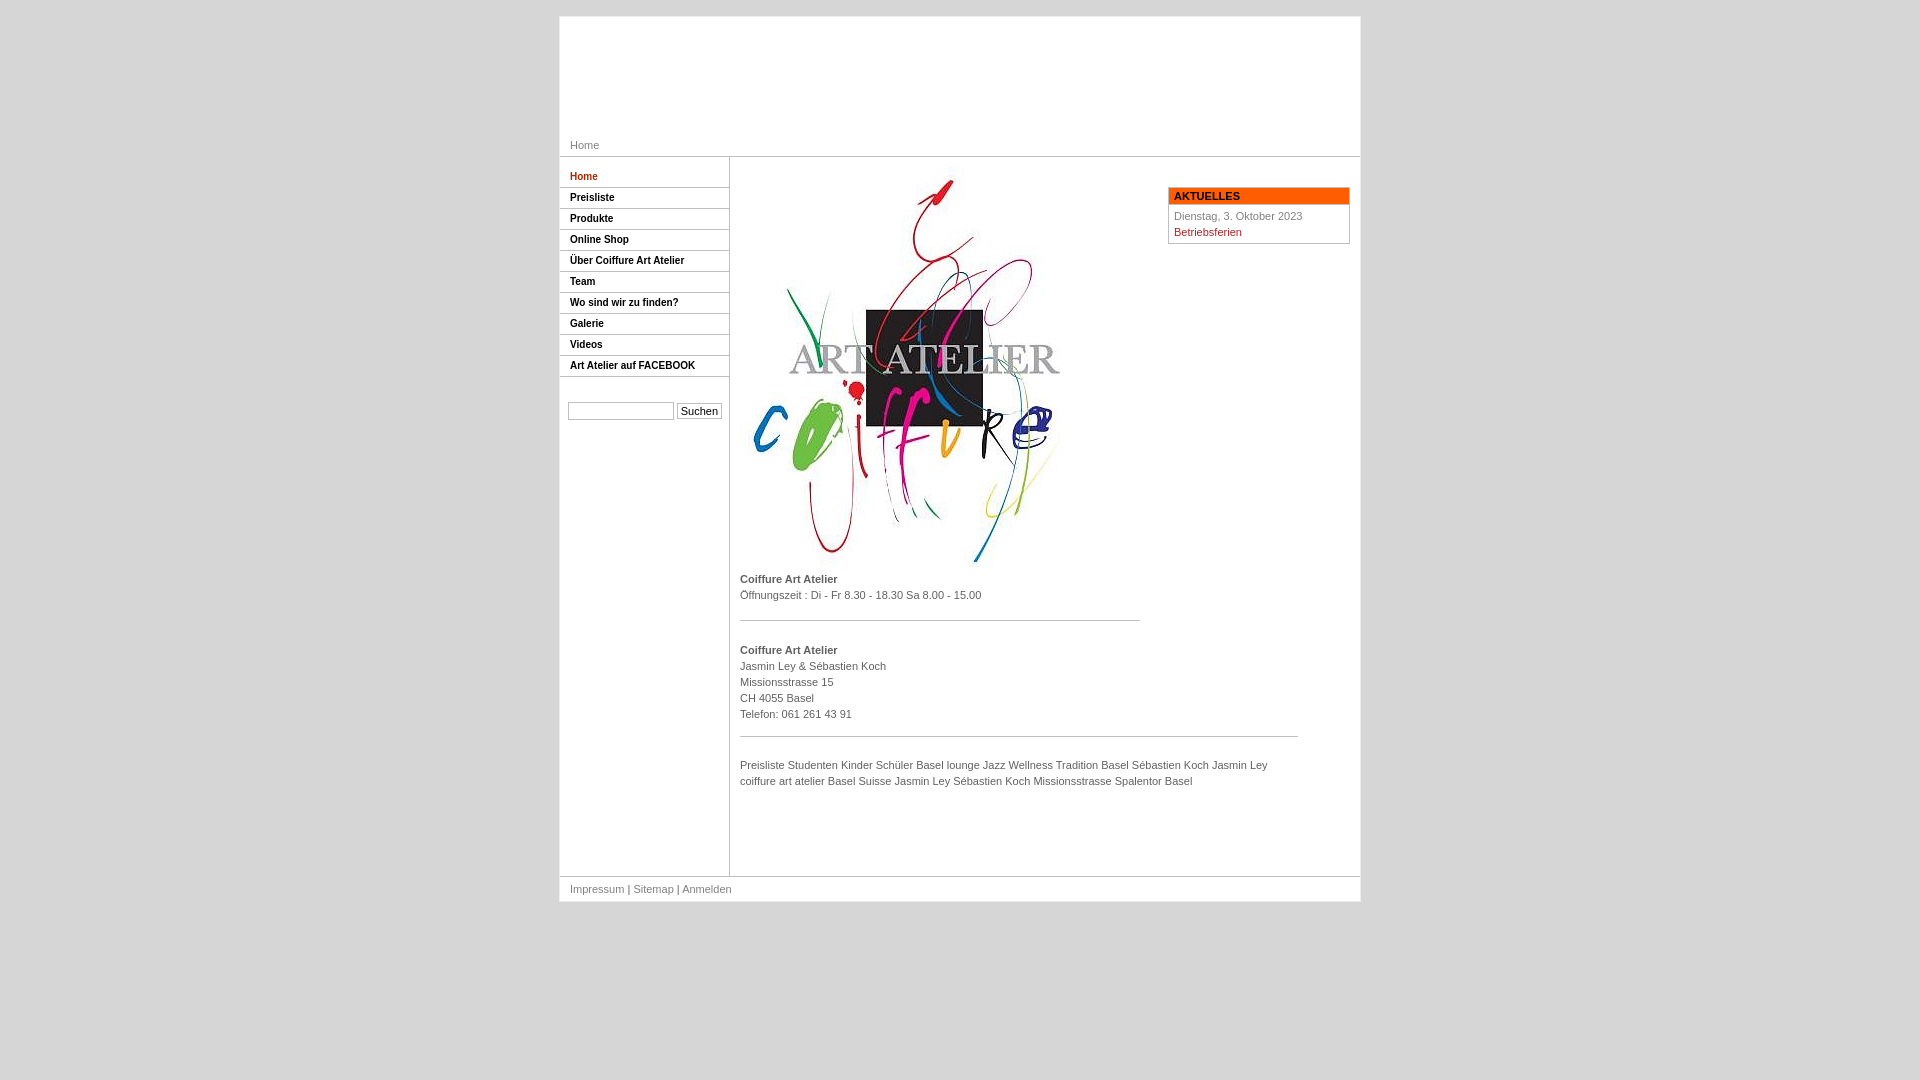  I want to click on 'Suchen', so click(699, 410).